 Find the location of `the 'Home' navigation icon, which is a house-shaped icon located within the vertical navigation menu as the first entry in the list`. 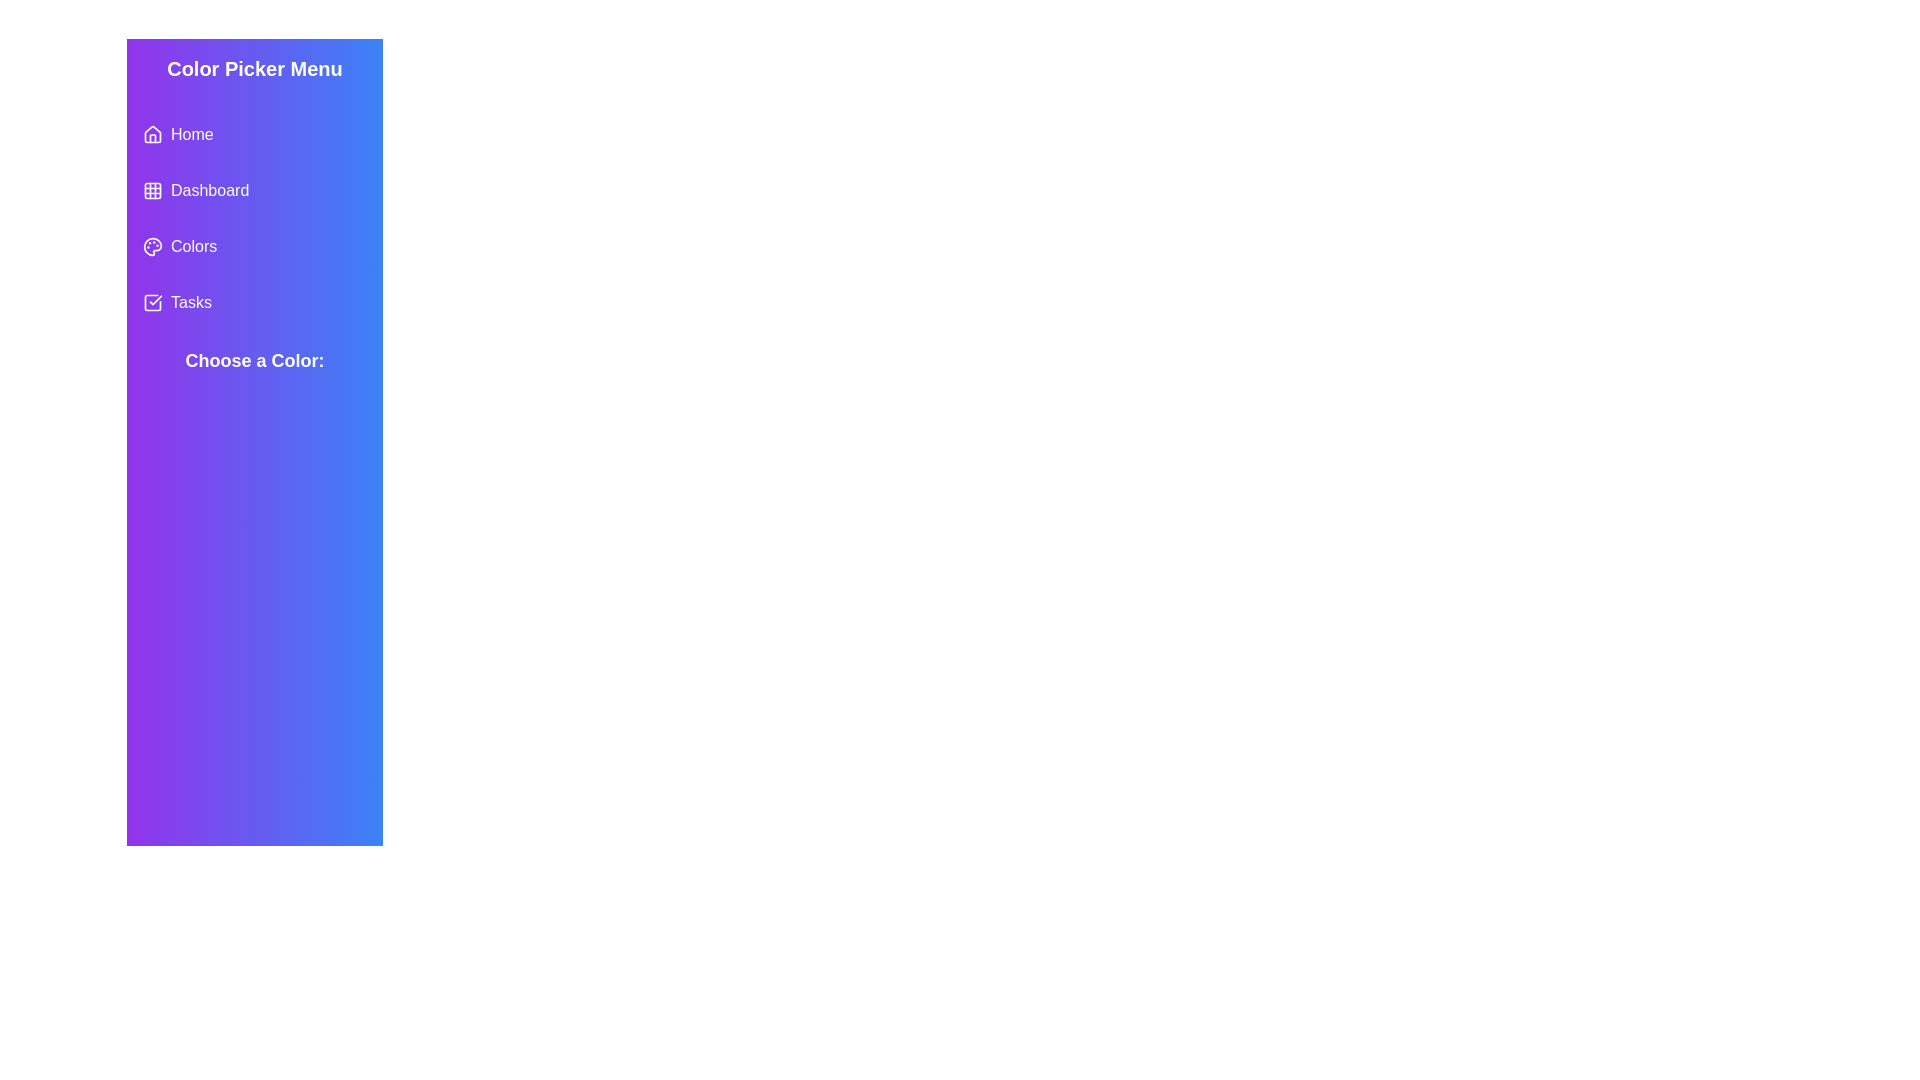

the 'Home' navigation icon, which is a house-shaped icon located within the vertical navigation menu as the first entry in the list is located at coordinates (152, 135).